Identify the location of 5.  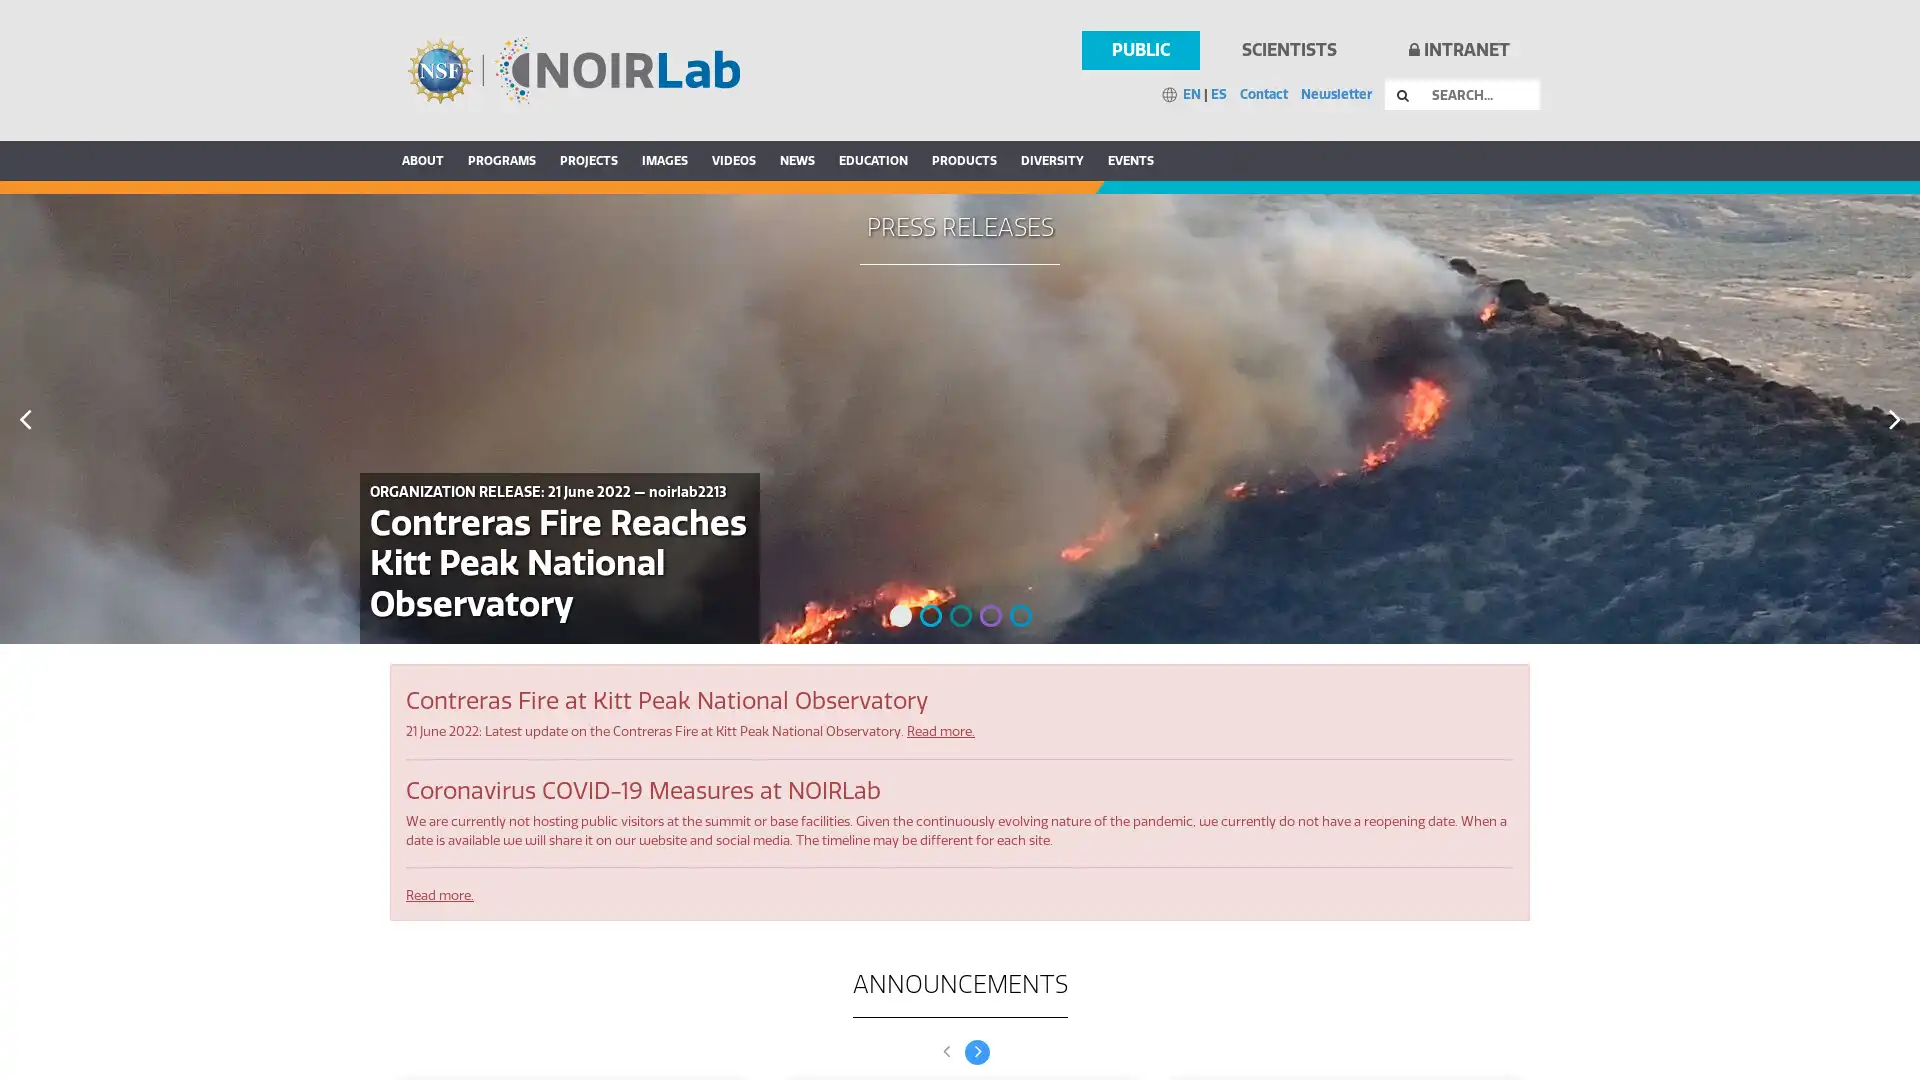
(1021, 615).